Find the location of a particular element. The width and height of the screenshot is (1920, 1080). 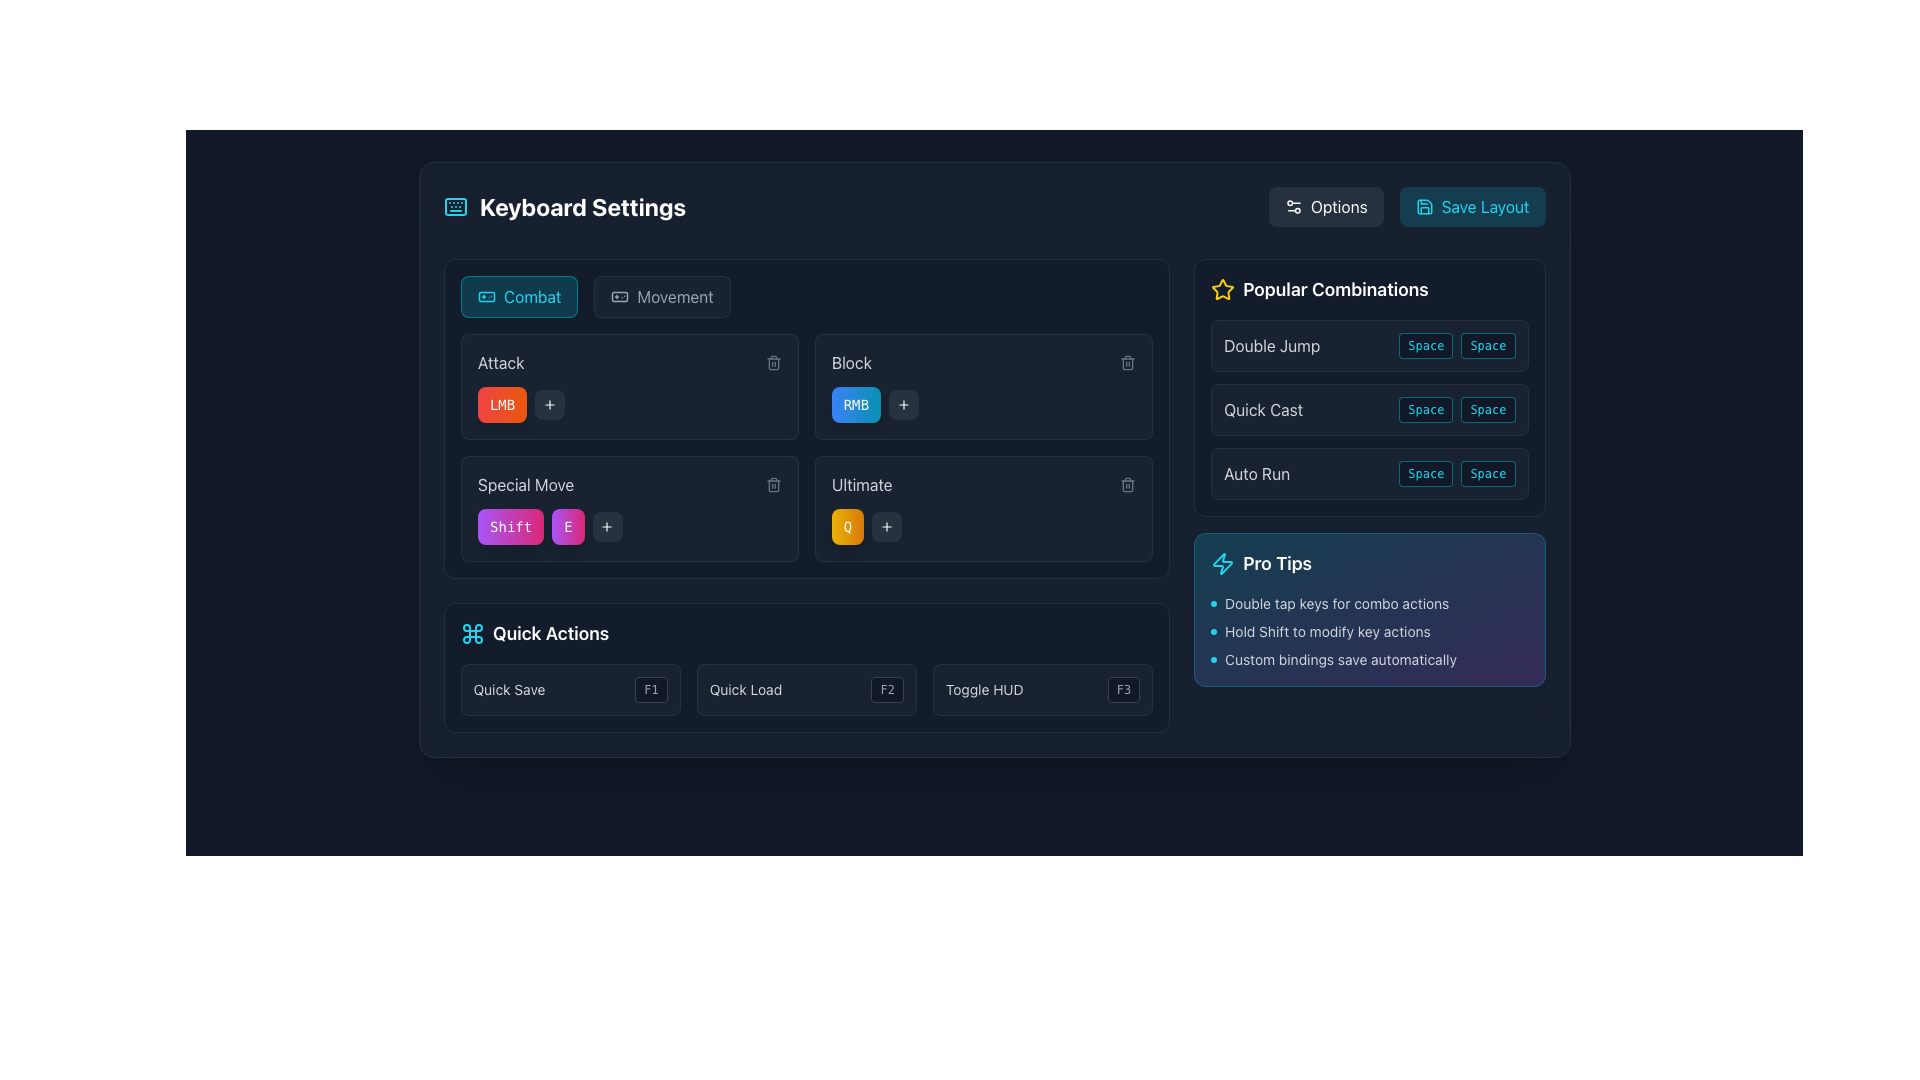

the trash bin icon located at the upper-right corner of the 'Block' card in the 'Combat' section is located at coordinates (1128, 364).